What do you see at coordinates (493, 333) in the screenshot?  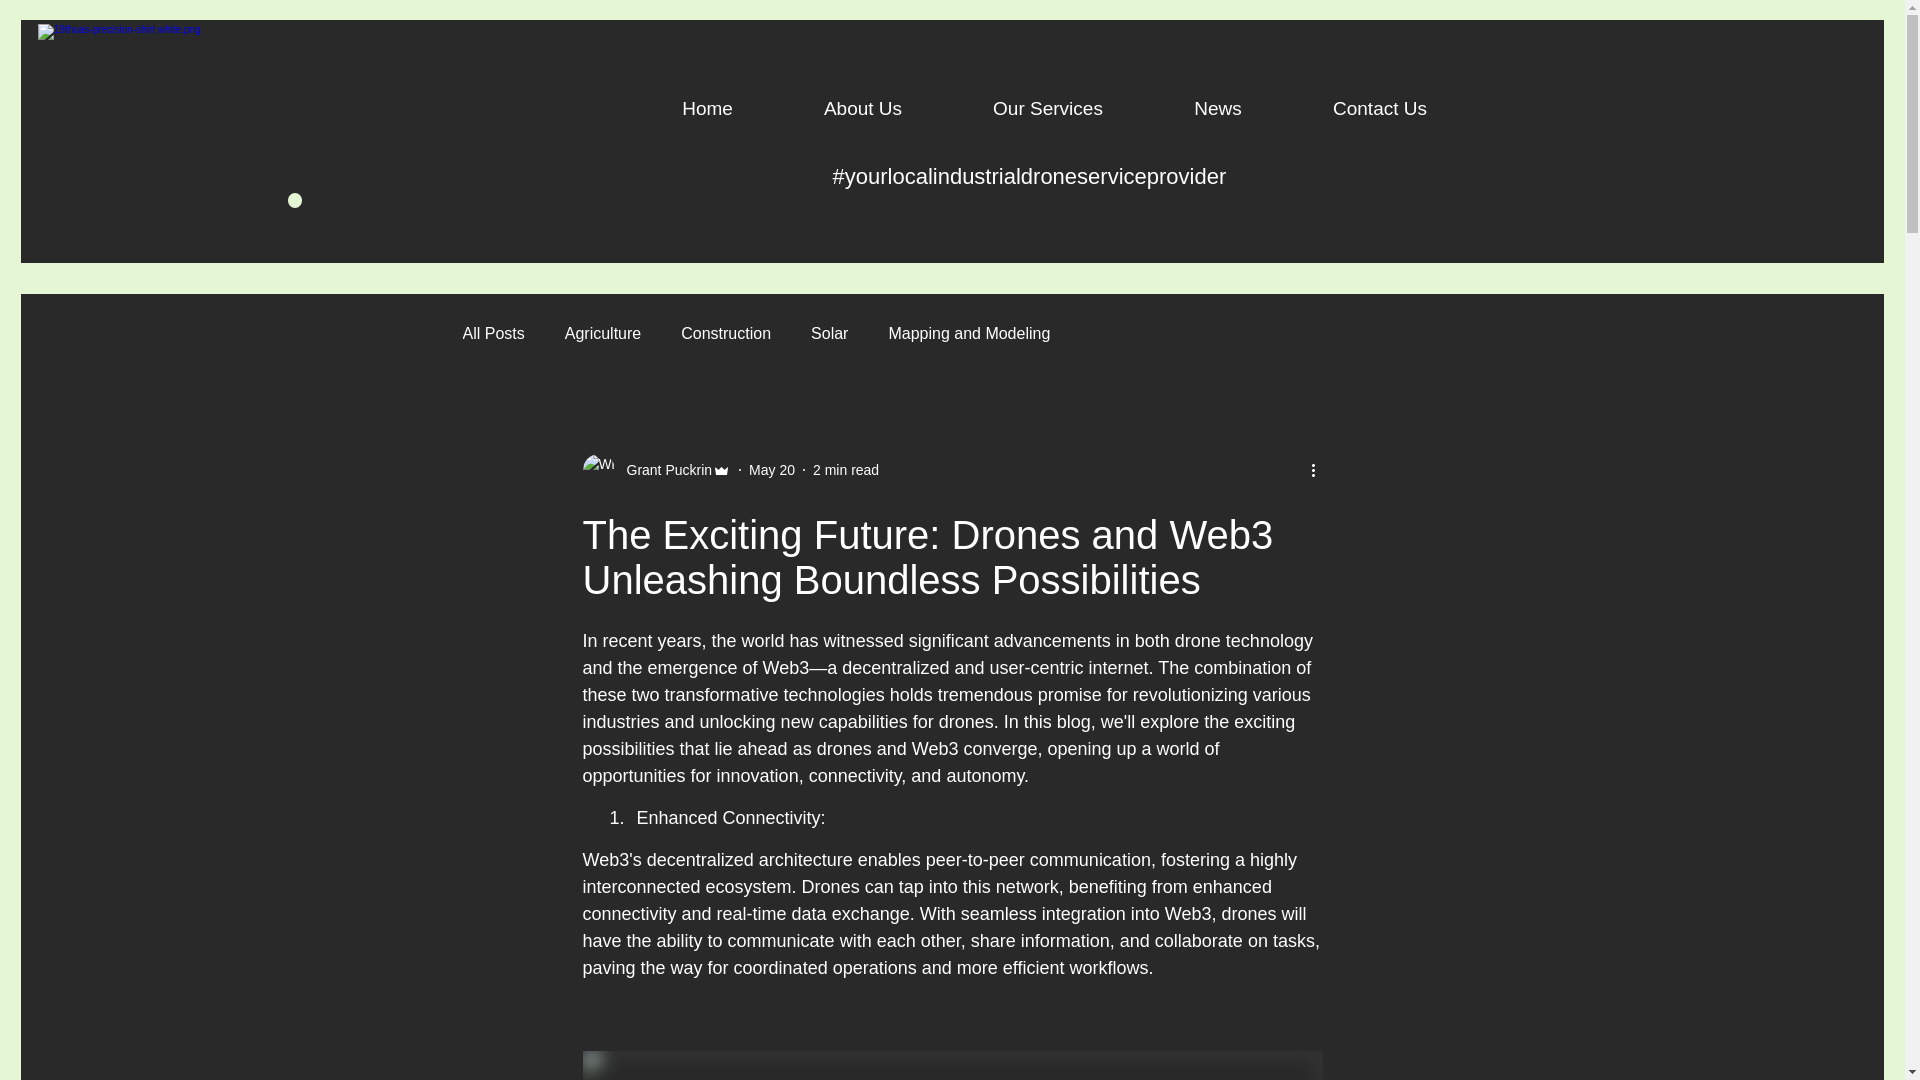 I see `'All Posts'` at bounding box center [493, 333].